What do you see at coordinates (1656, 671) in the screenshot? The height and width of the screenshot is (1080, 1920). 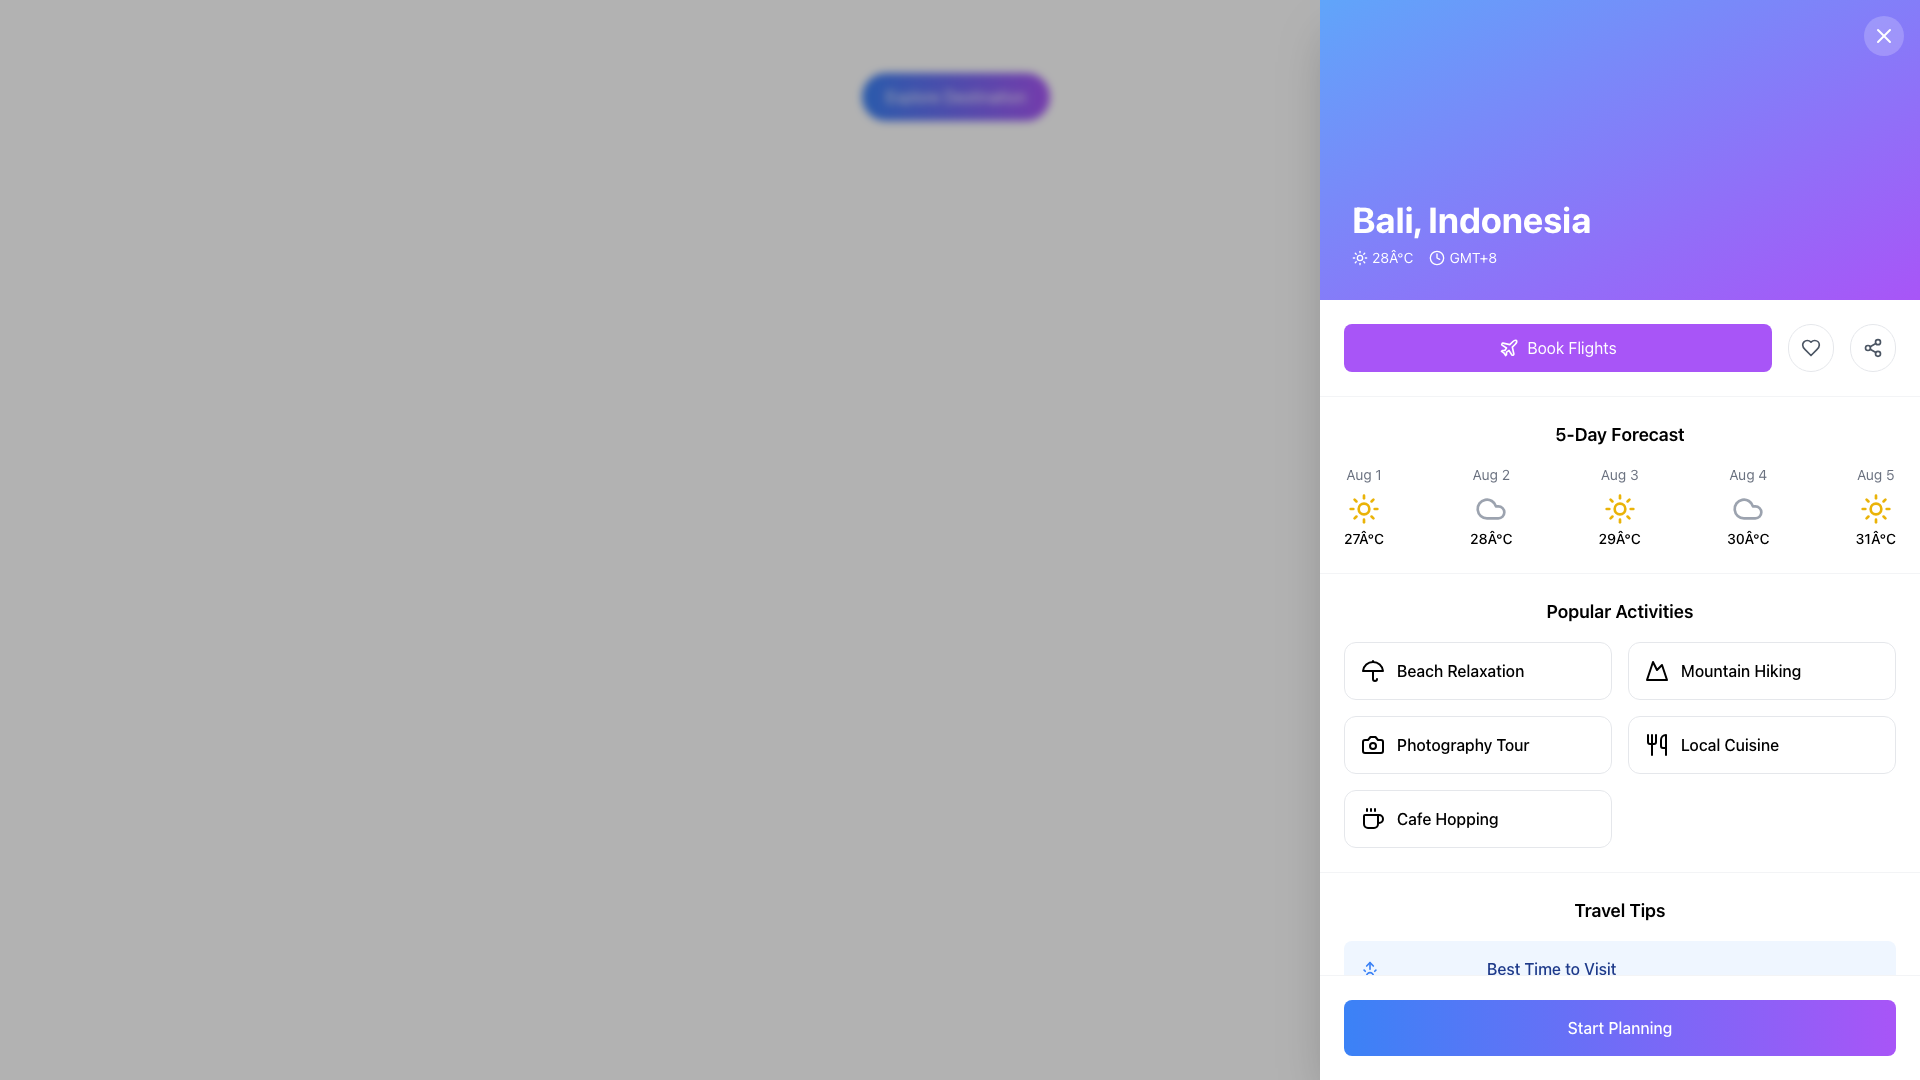 I see `the mountain-shaped icon located next to the text 'Mountain Hiking' within the card labeled 'Mountain Hiking' in the top-right area of the section` at bounding box center [1656, 671].